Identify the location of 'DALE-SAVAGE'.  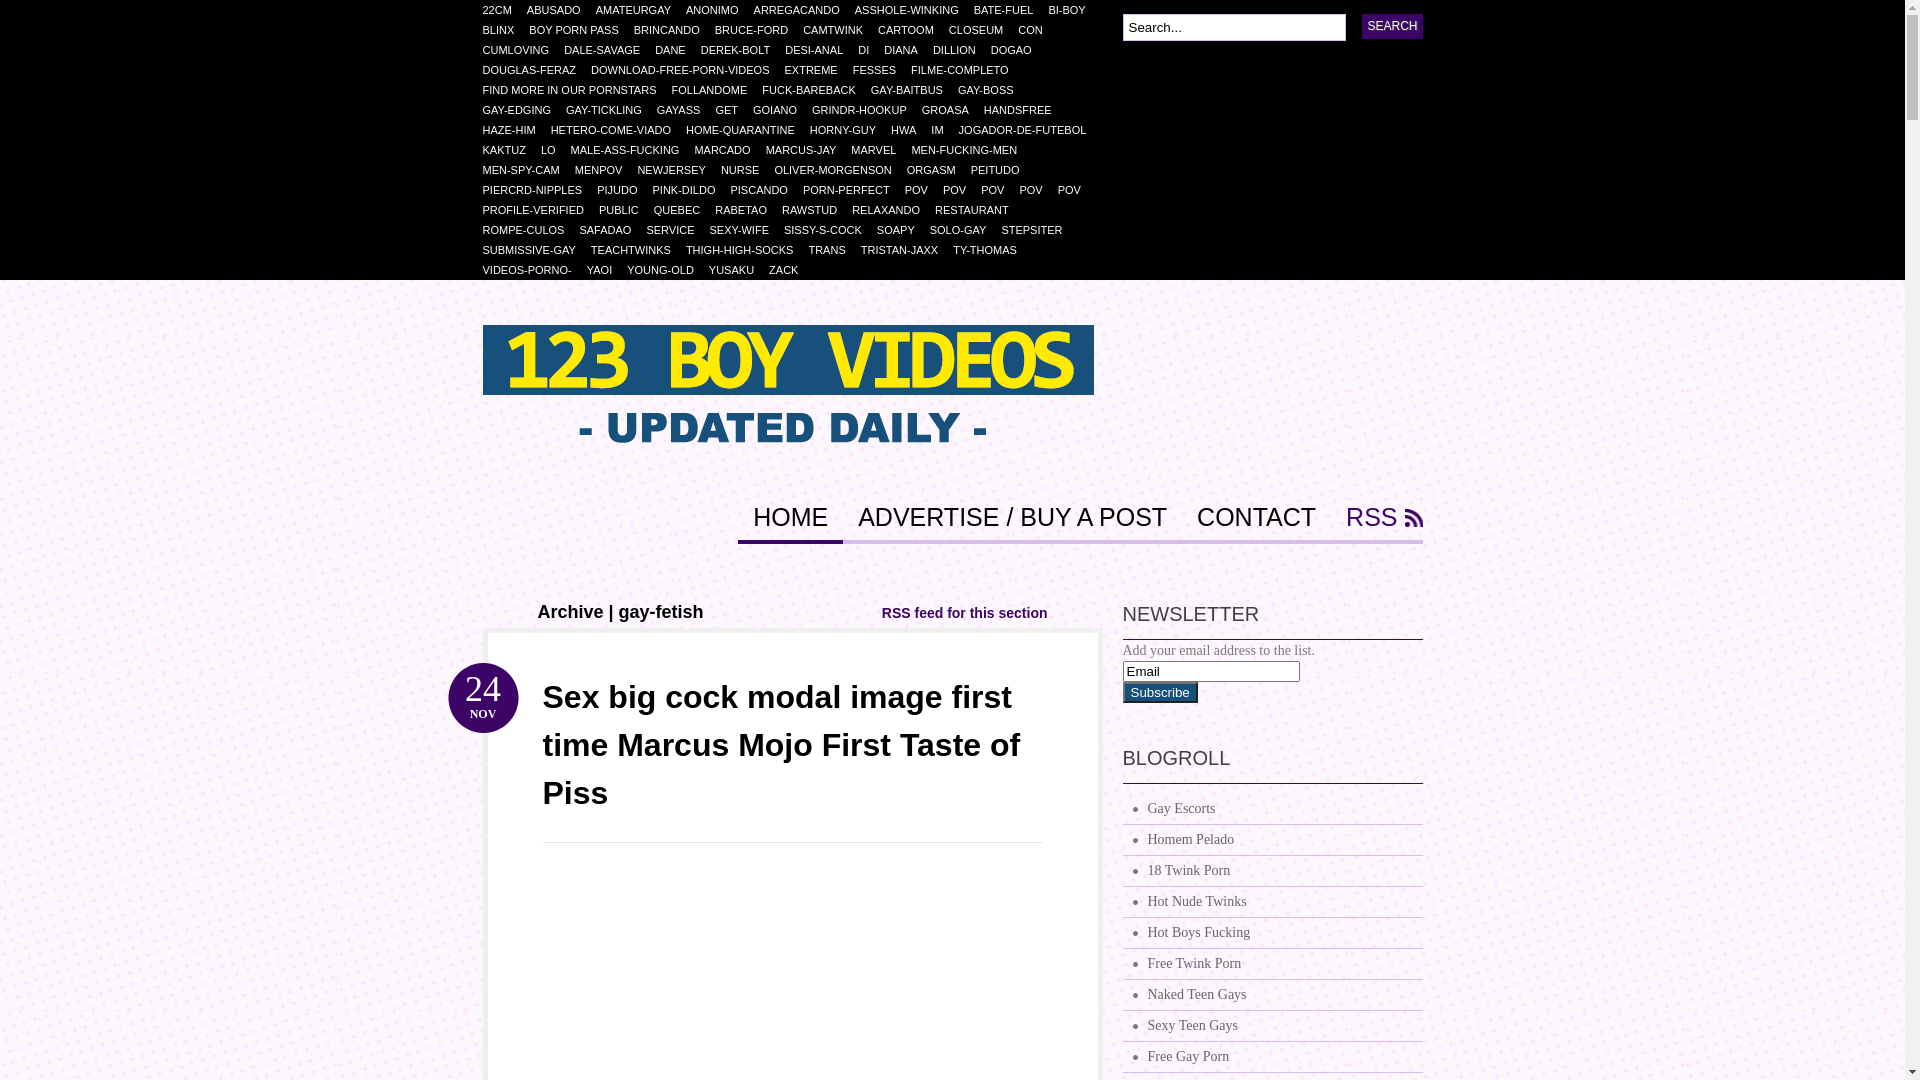
(608, 49).